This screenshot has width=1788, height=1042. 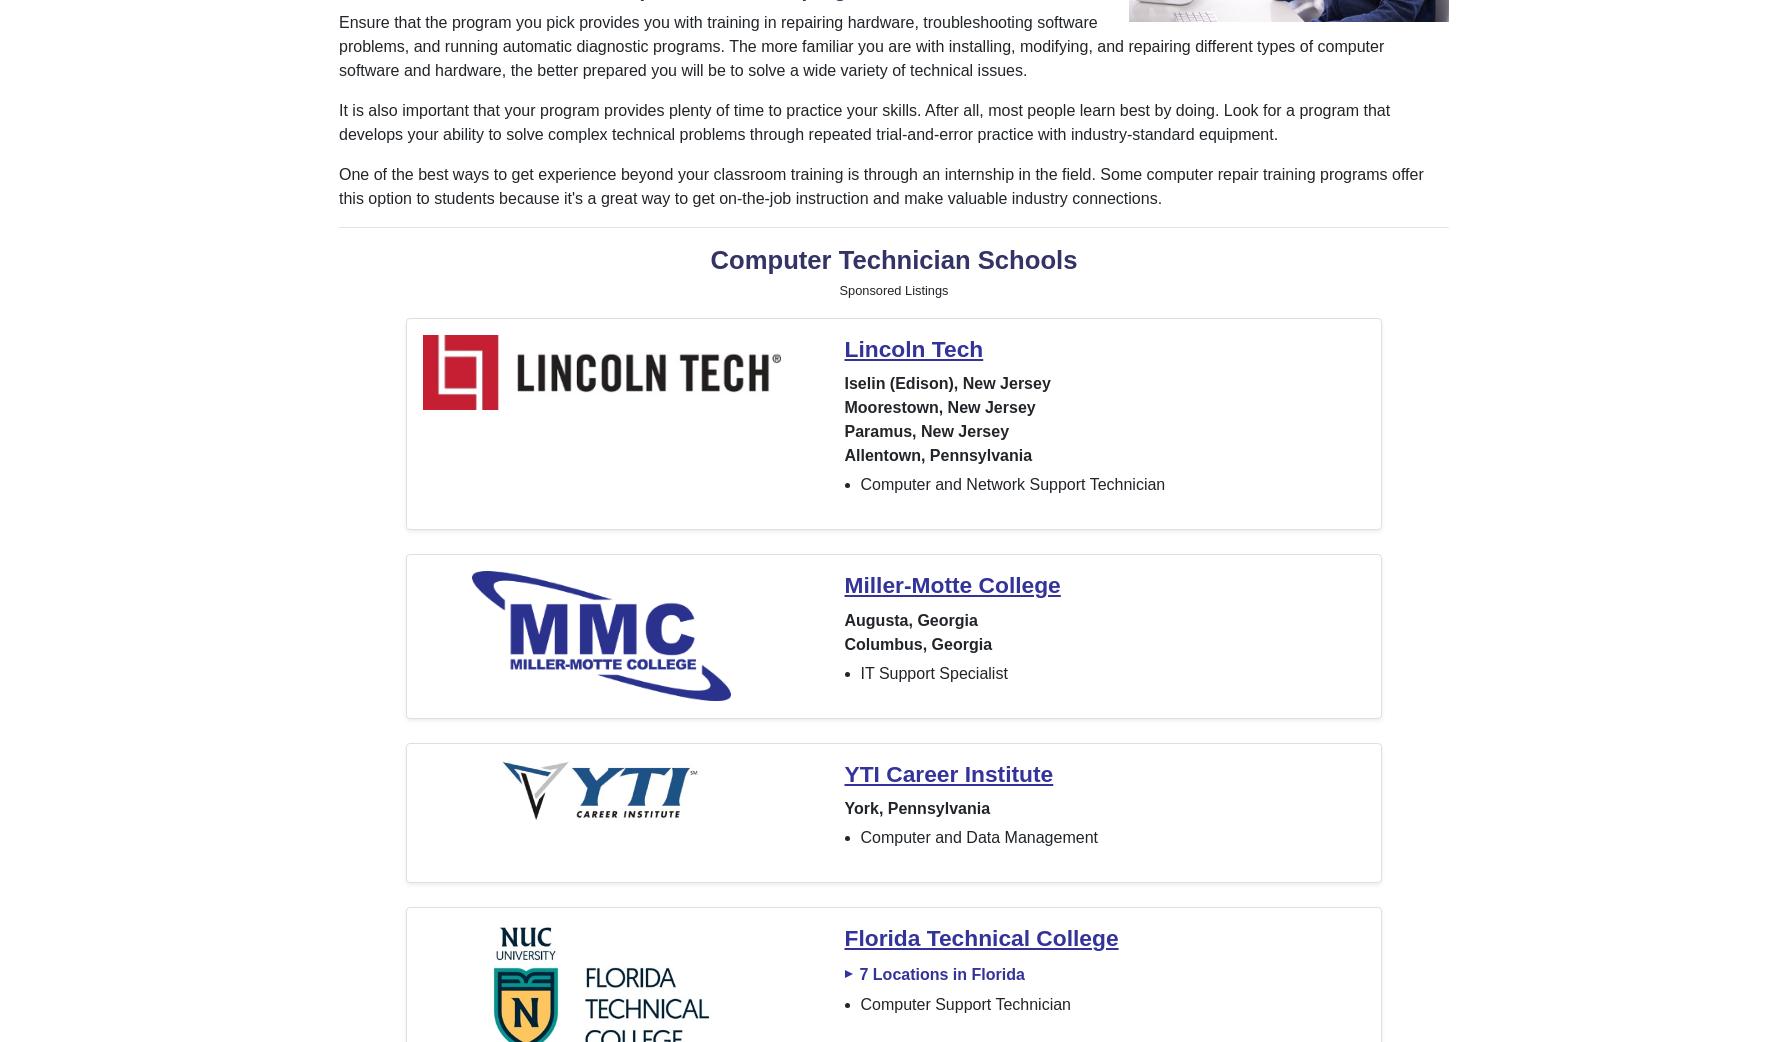 What do you see at coordinates (859, 837) in the screenshot?
I see `'Computer and Data Management'` at bounding box center [859, 837].